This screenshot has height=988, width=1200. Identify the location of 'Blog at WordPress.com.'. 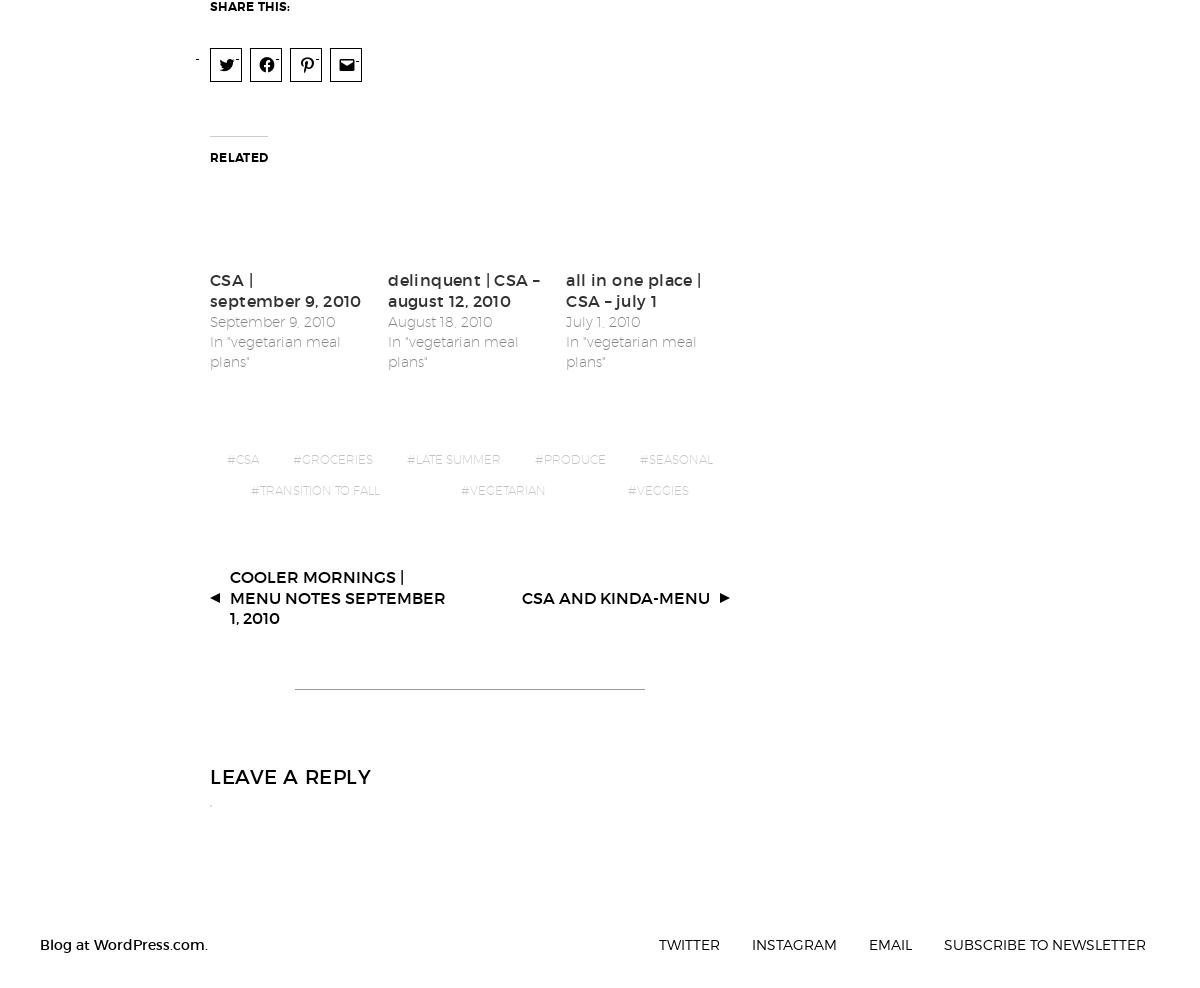
(123, 930).